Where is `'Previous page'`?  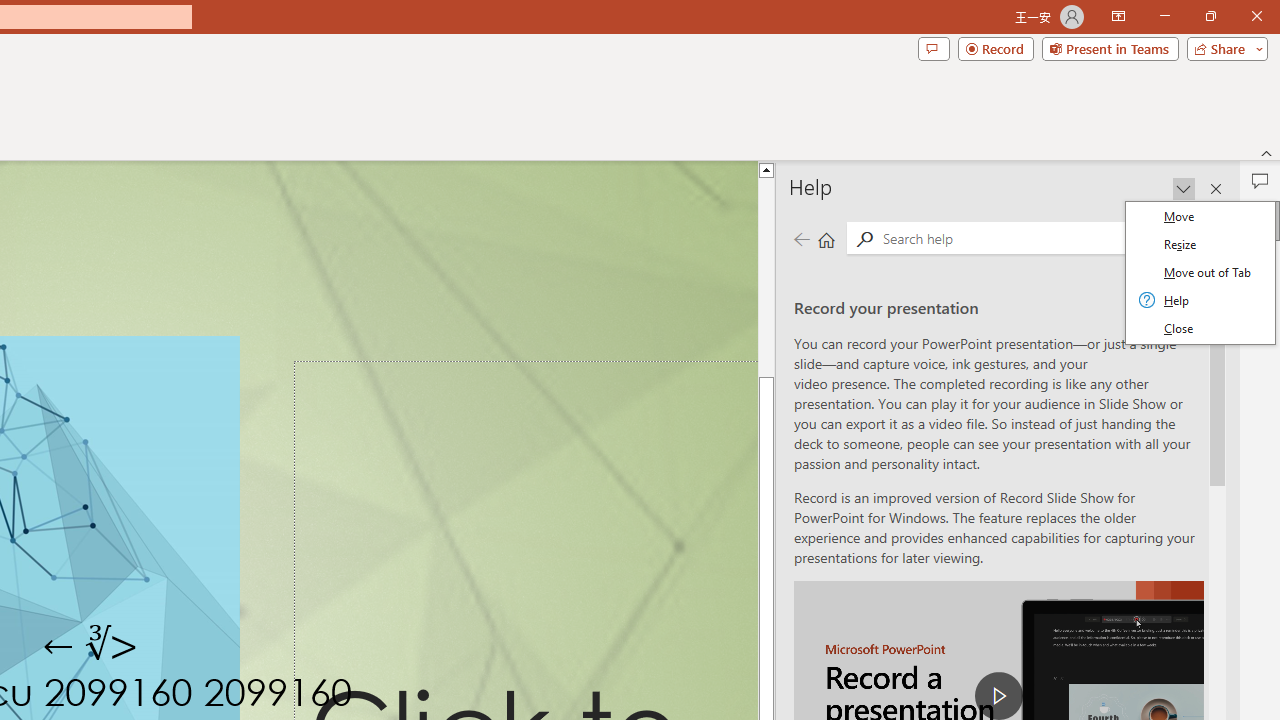 'Previous page' is located at coordinates (801, 238).